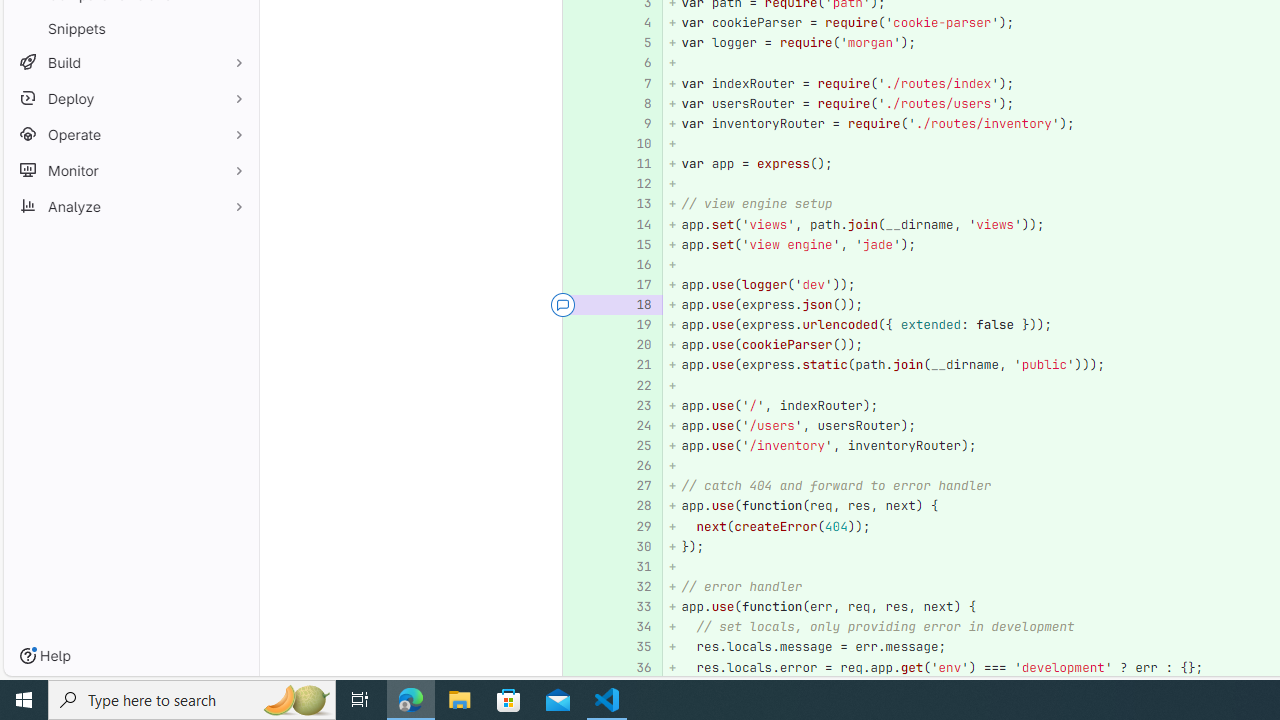 Image resolution: width=1280 pixels, height=720 pixels. Describe the element at coordinates (633, 385) in the screenshot. I see `'22'` at that location.